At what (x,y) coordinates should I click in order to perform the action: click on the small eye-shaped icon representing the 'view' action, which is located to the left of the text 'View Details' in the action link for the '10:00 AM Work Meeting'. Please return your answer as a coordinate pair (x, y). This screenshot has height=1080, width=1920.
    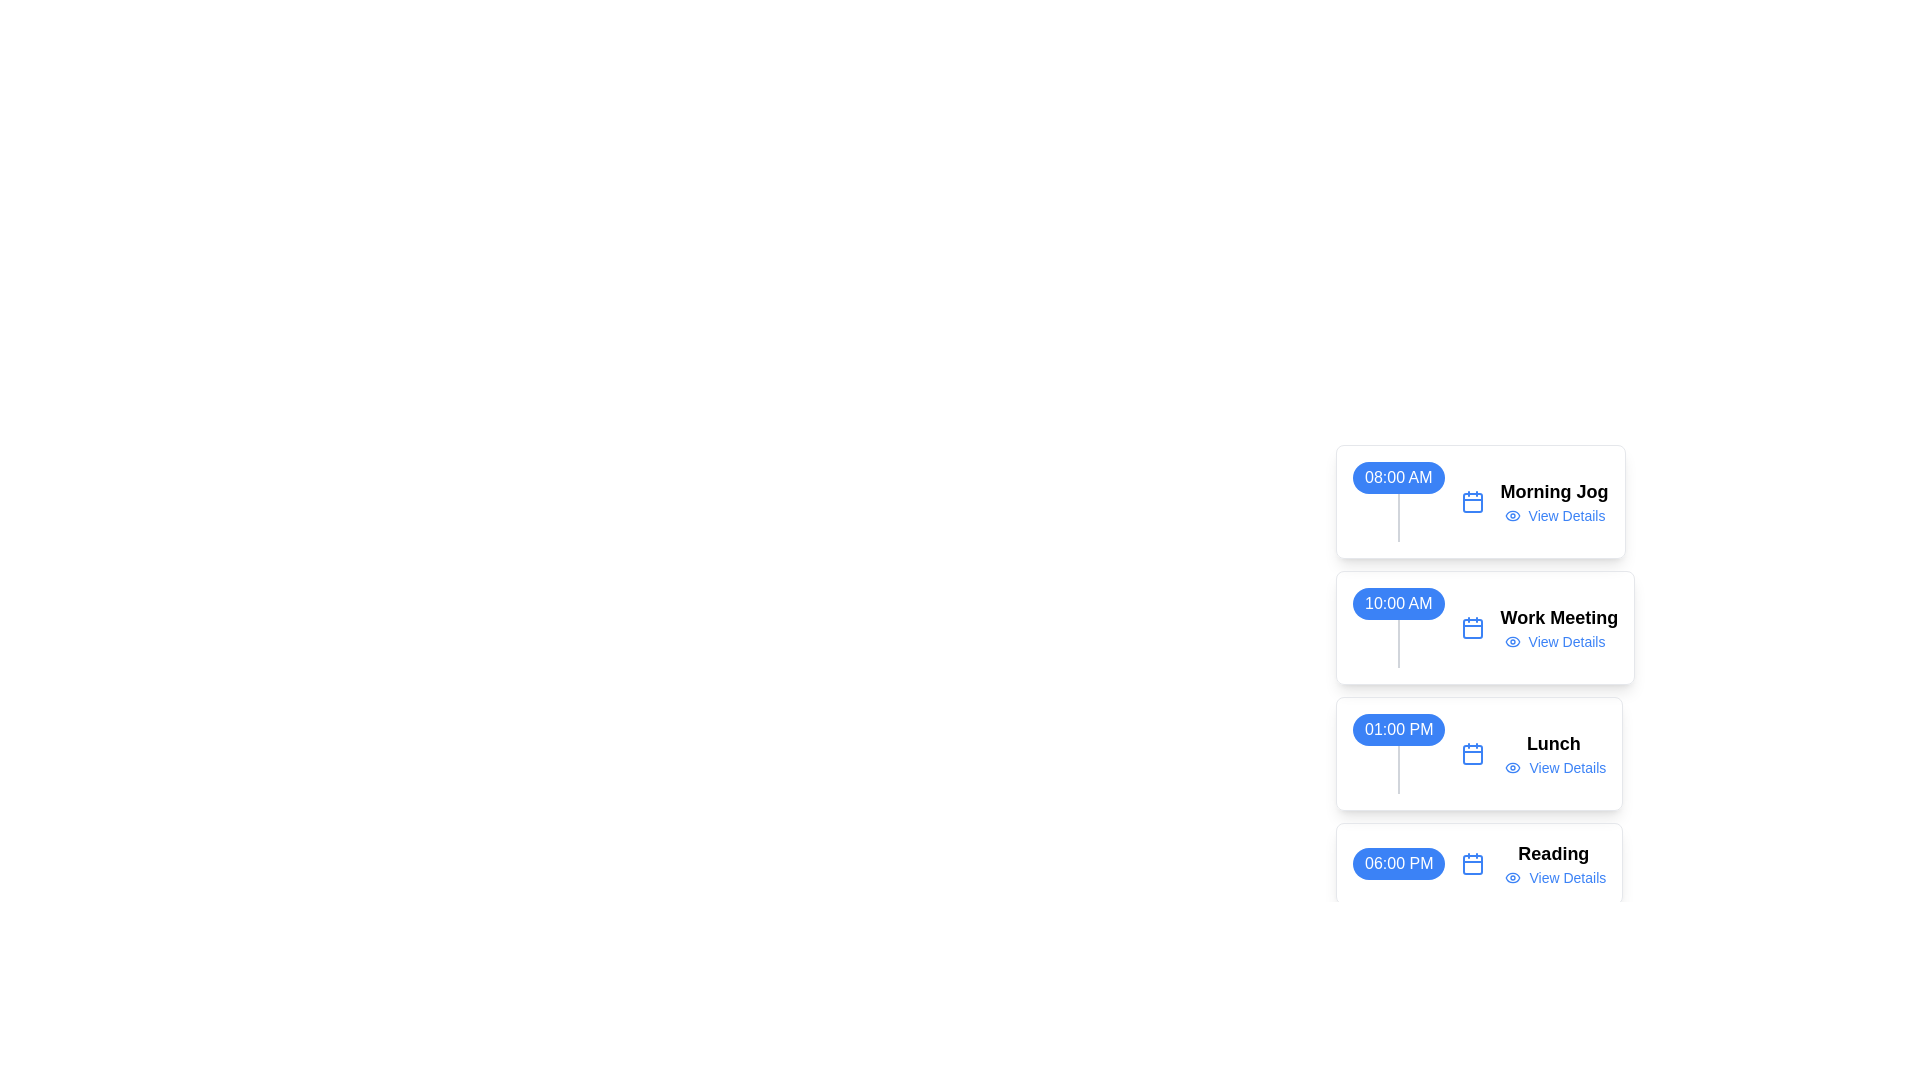
    Looking at the image, I should click on (1512, 641).